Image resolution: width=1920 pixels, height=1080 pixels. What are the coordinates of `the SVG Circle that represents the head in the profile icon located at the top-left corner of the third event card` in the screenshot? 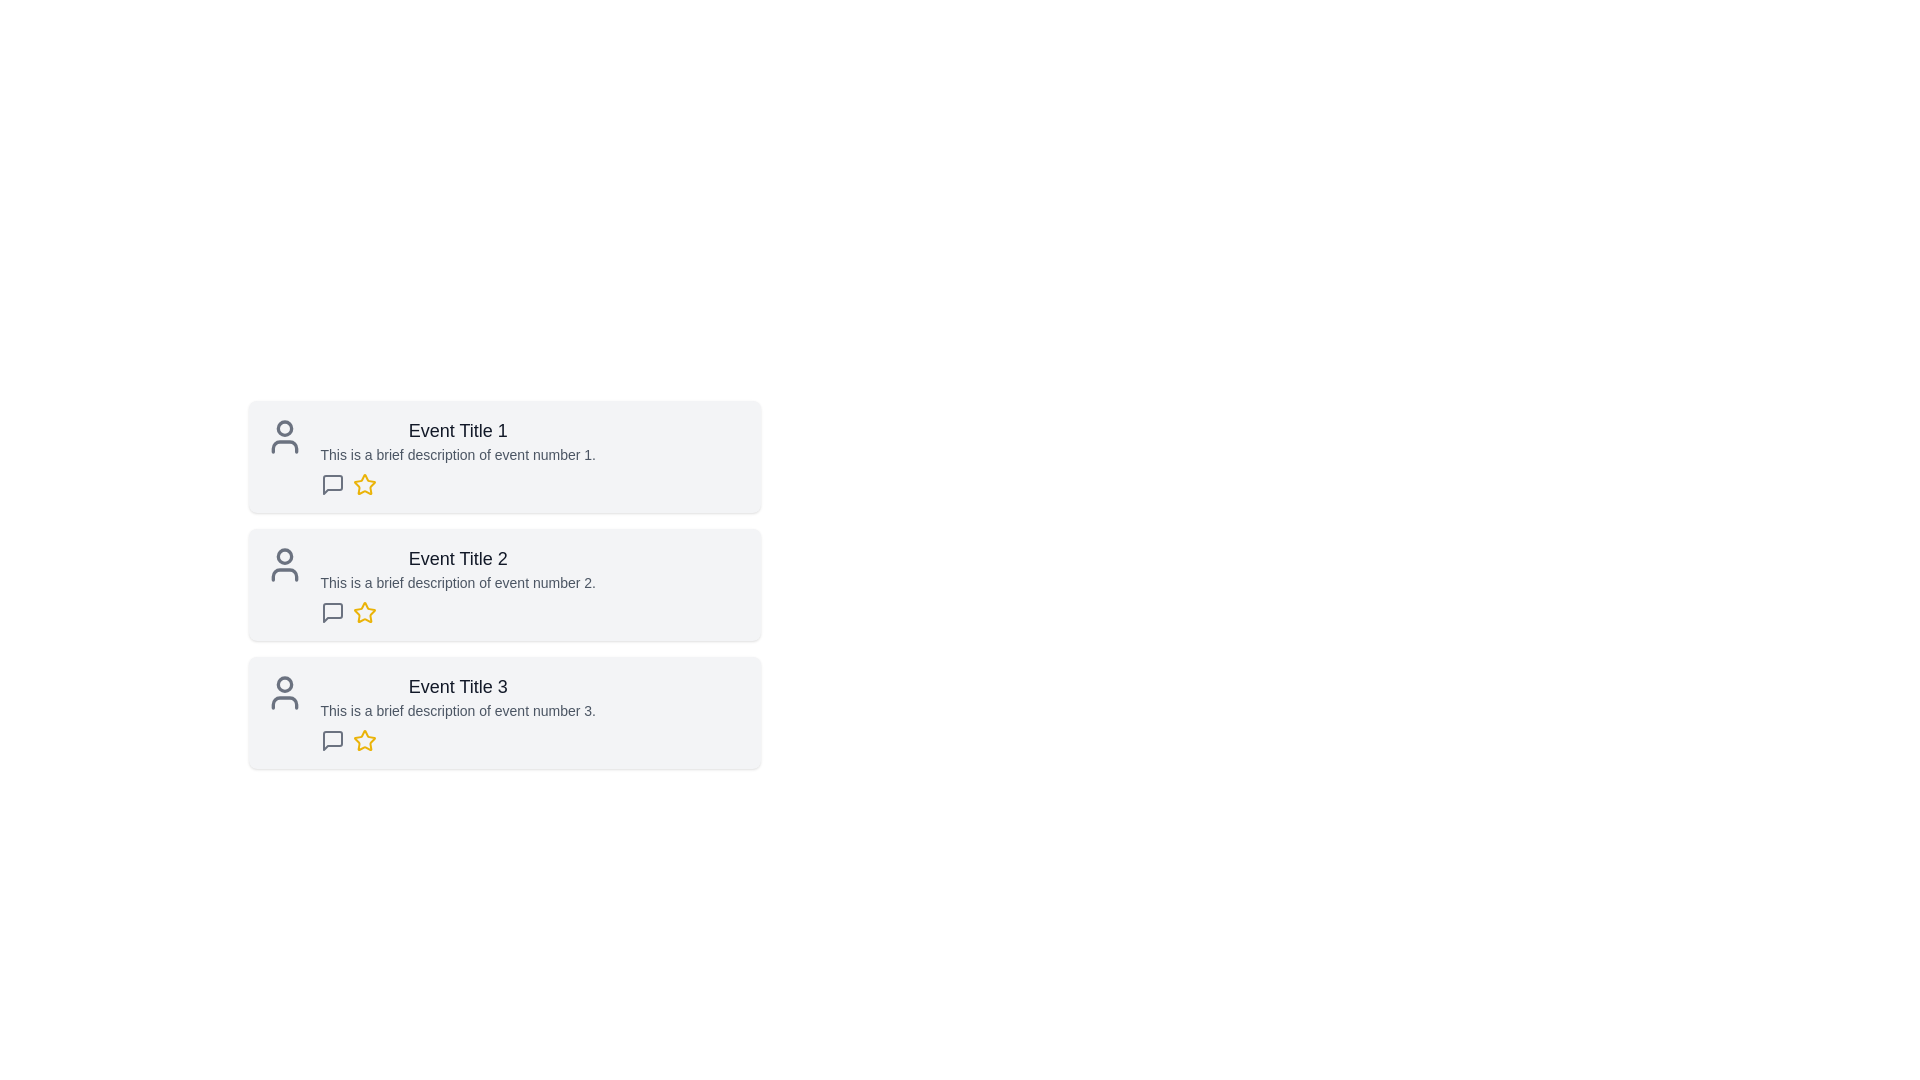 It's located at (283, 683).